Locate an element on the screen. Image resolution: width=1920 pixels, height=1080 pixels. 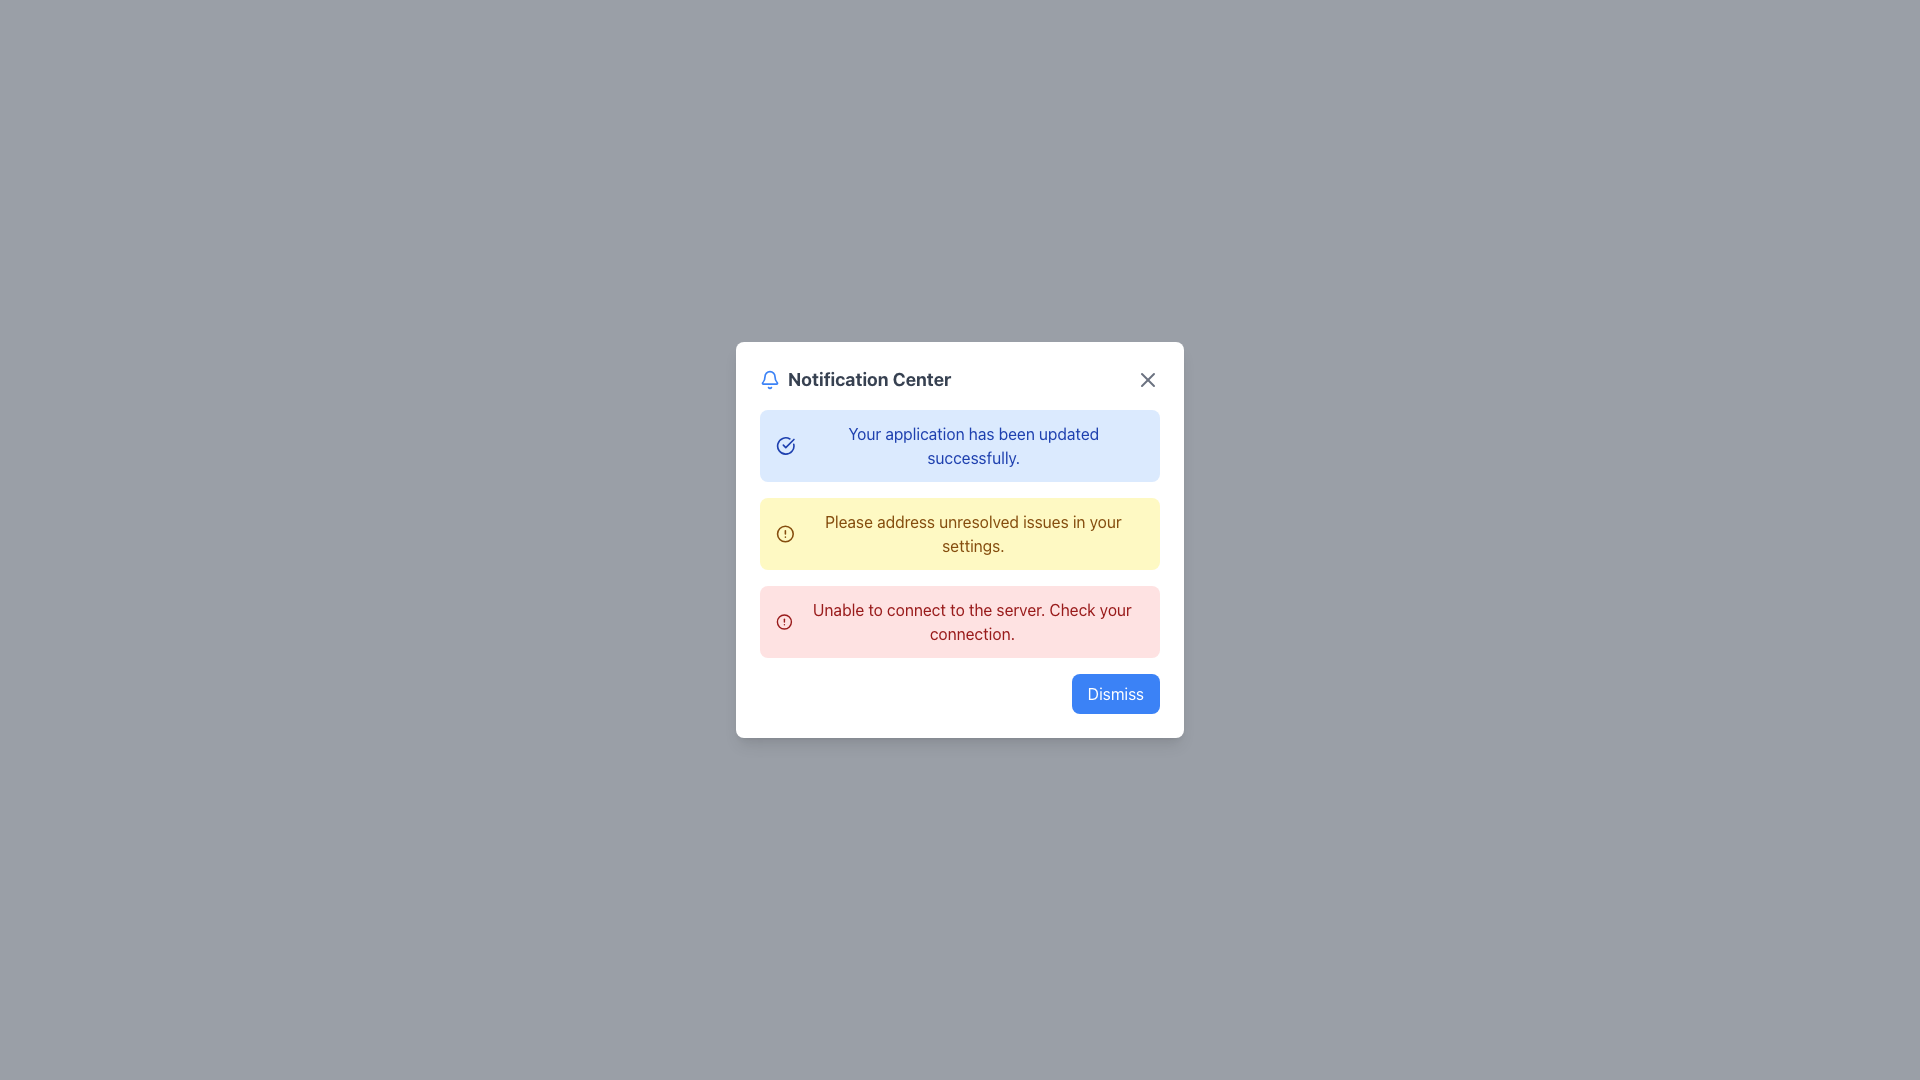
the error icon located in the notification dialog adjacent to the text 'Unable to connect to the server. Check your connection' is located at coordinates (783, 620).